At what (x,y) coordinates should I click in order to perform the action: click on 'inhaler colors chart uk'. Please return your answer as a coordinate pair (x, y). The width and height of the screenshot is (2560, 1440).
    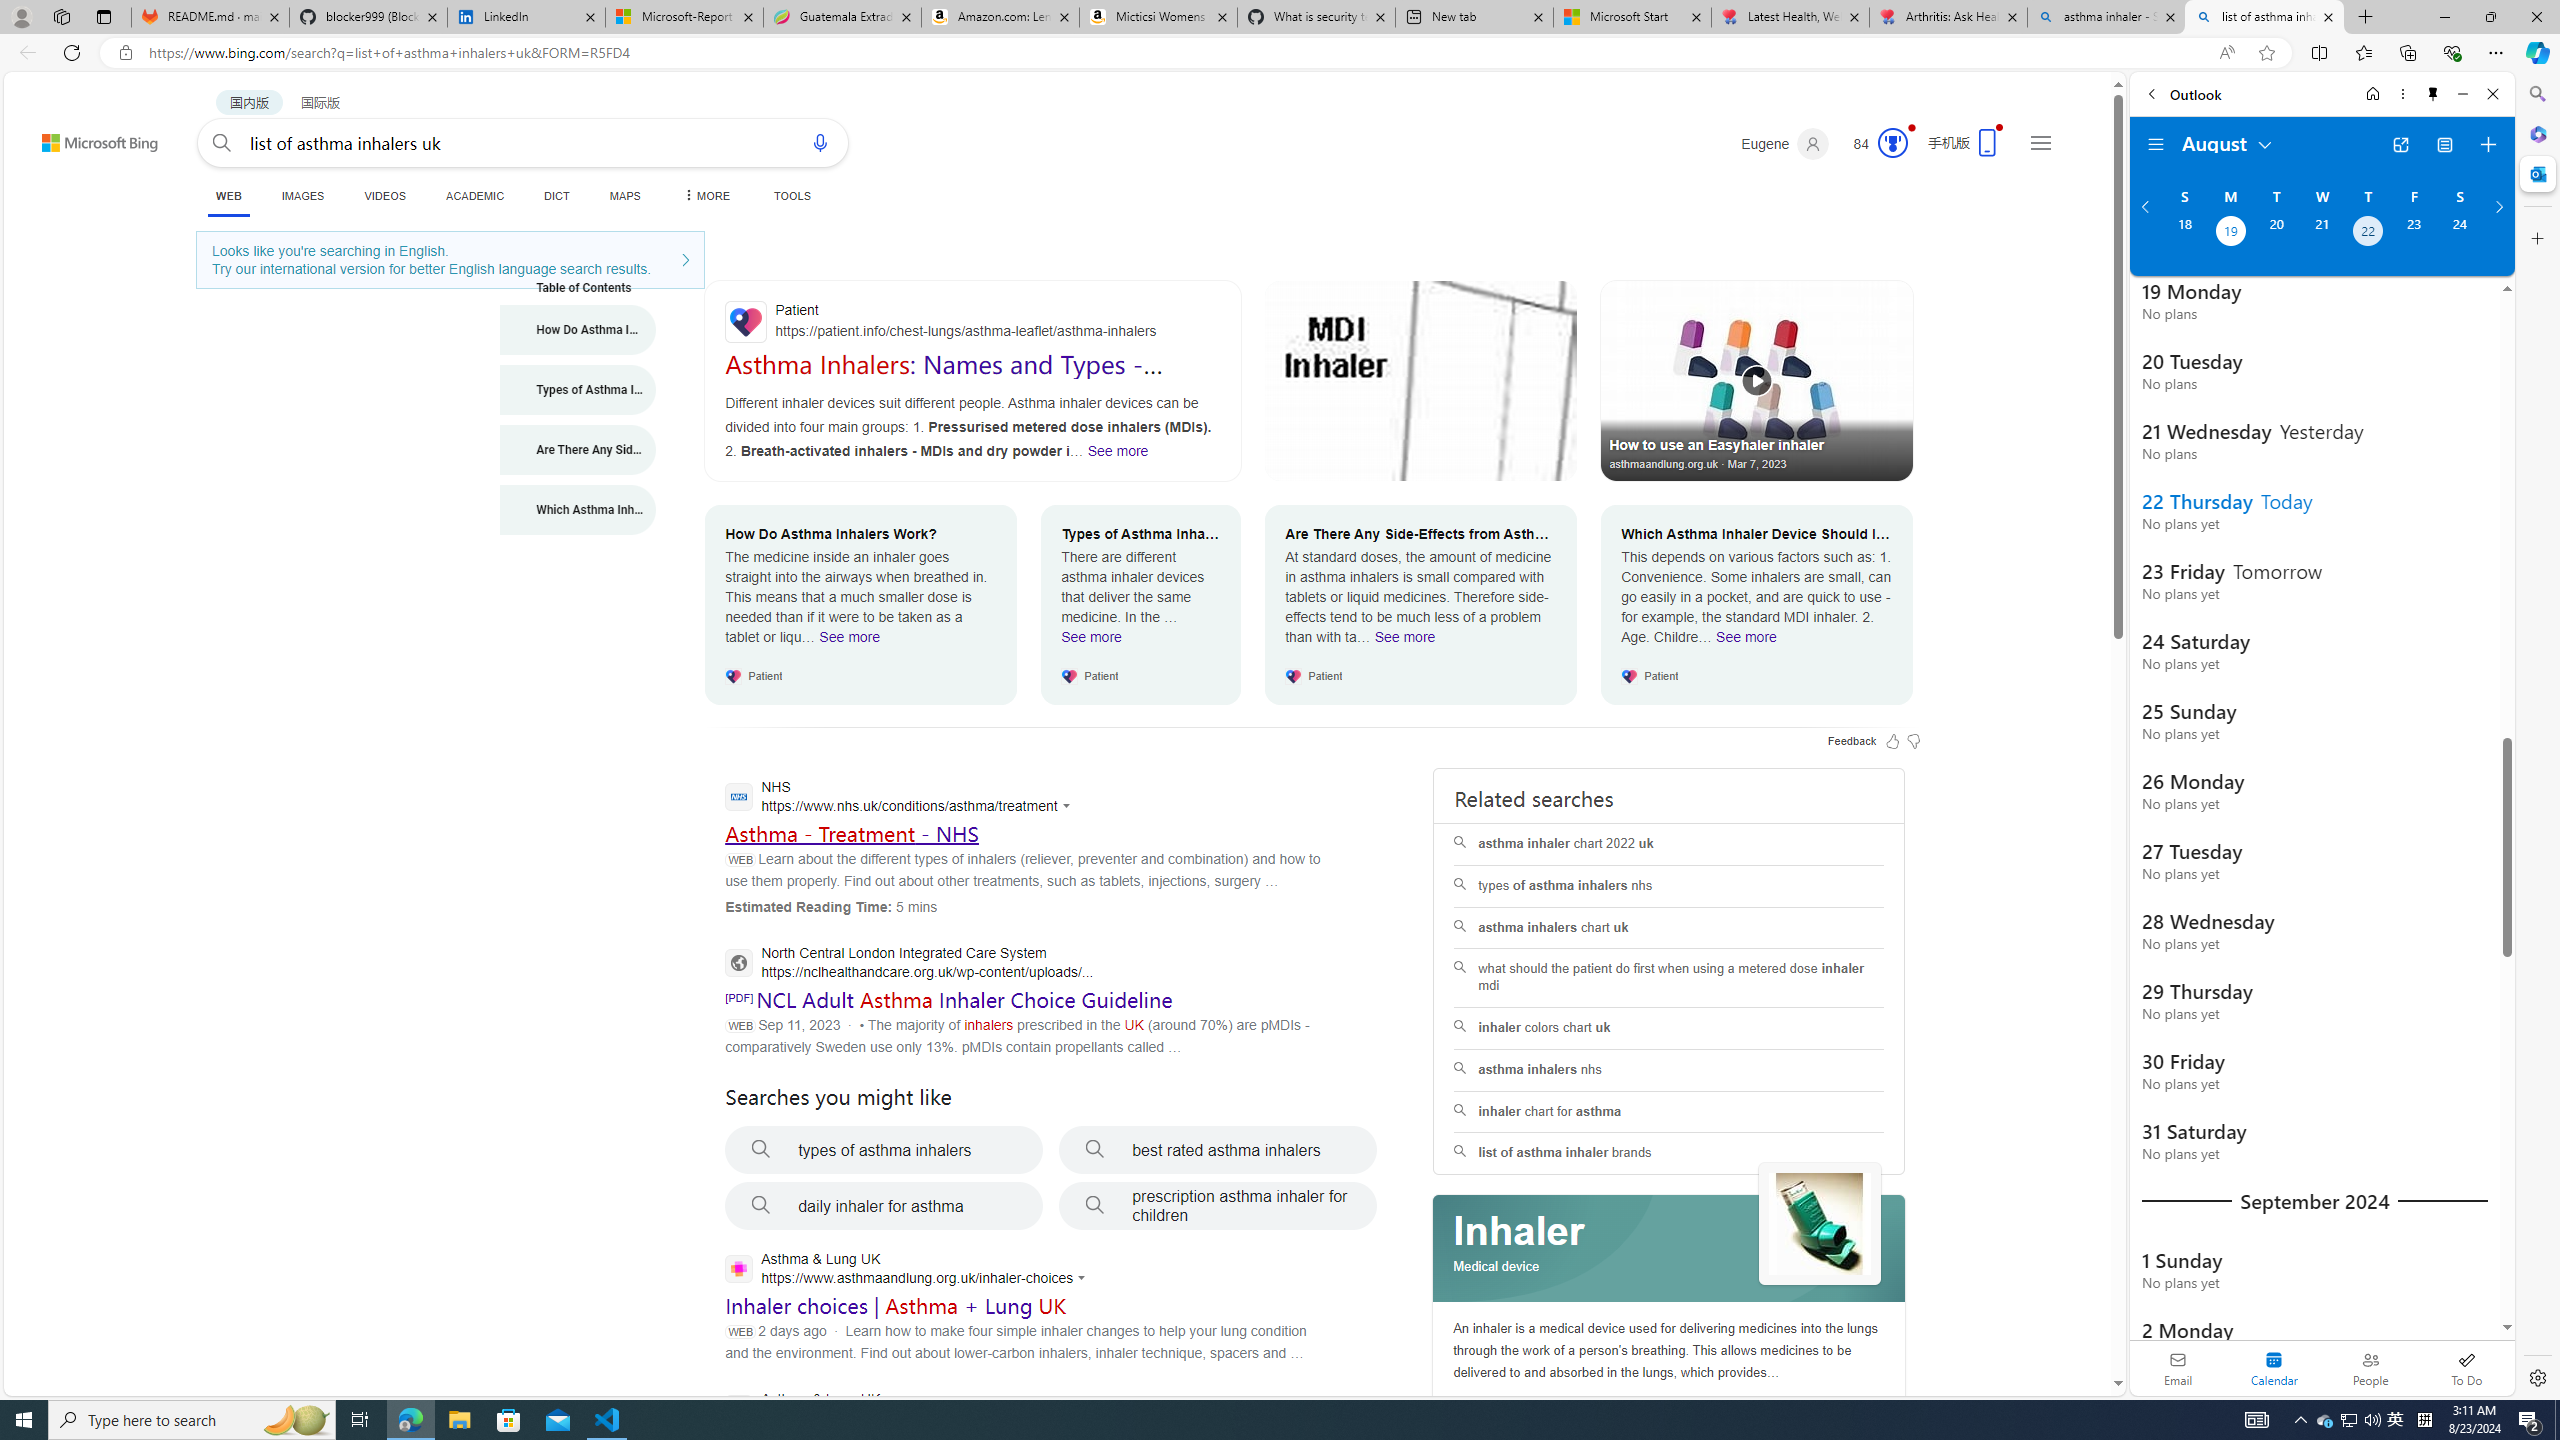
    Looking at the image, I should click on (1668, 1027).